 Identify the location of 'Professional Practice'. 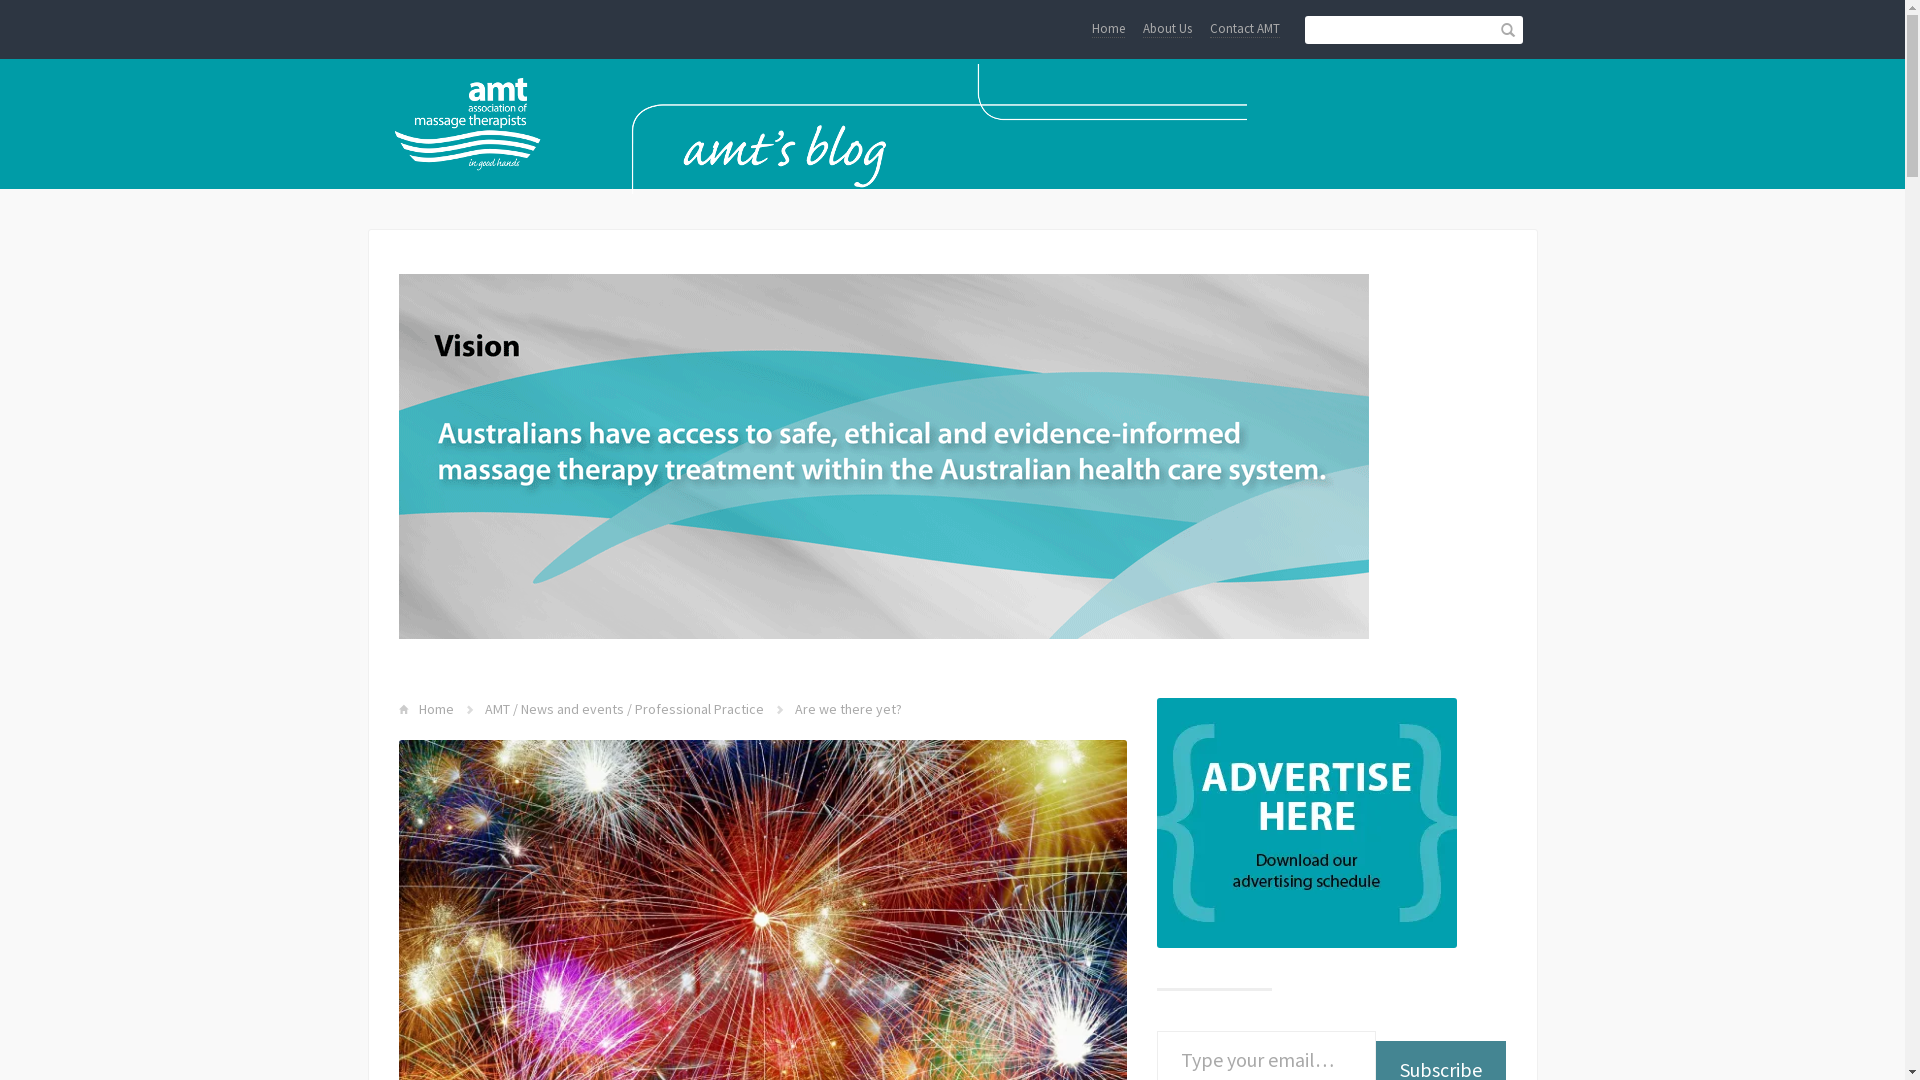
(698, 708).